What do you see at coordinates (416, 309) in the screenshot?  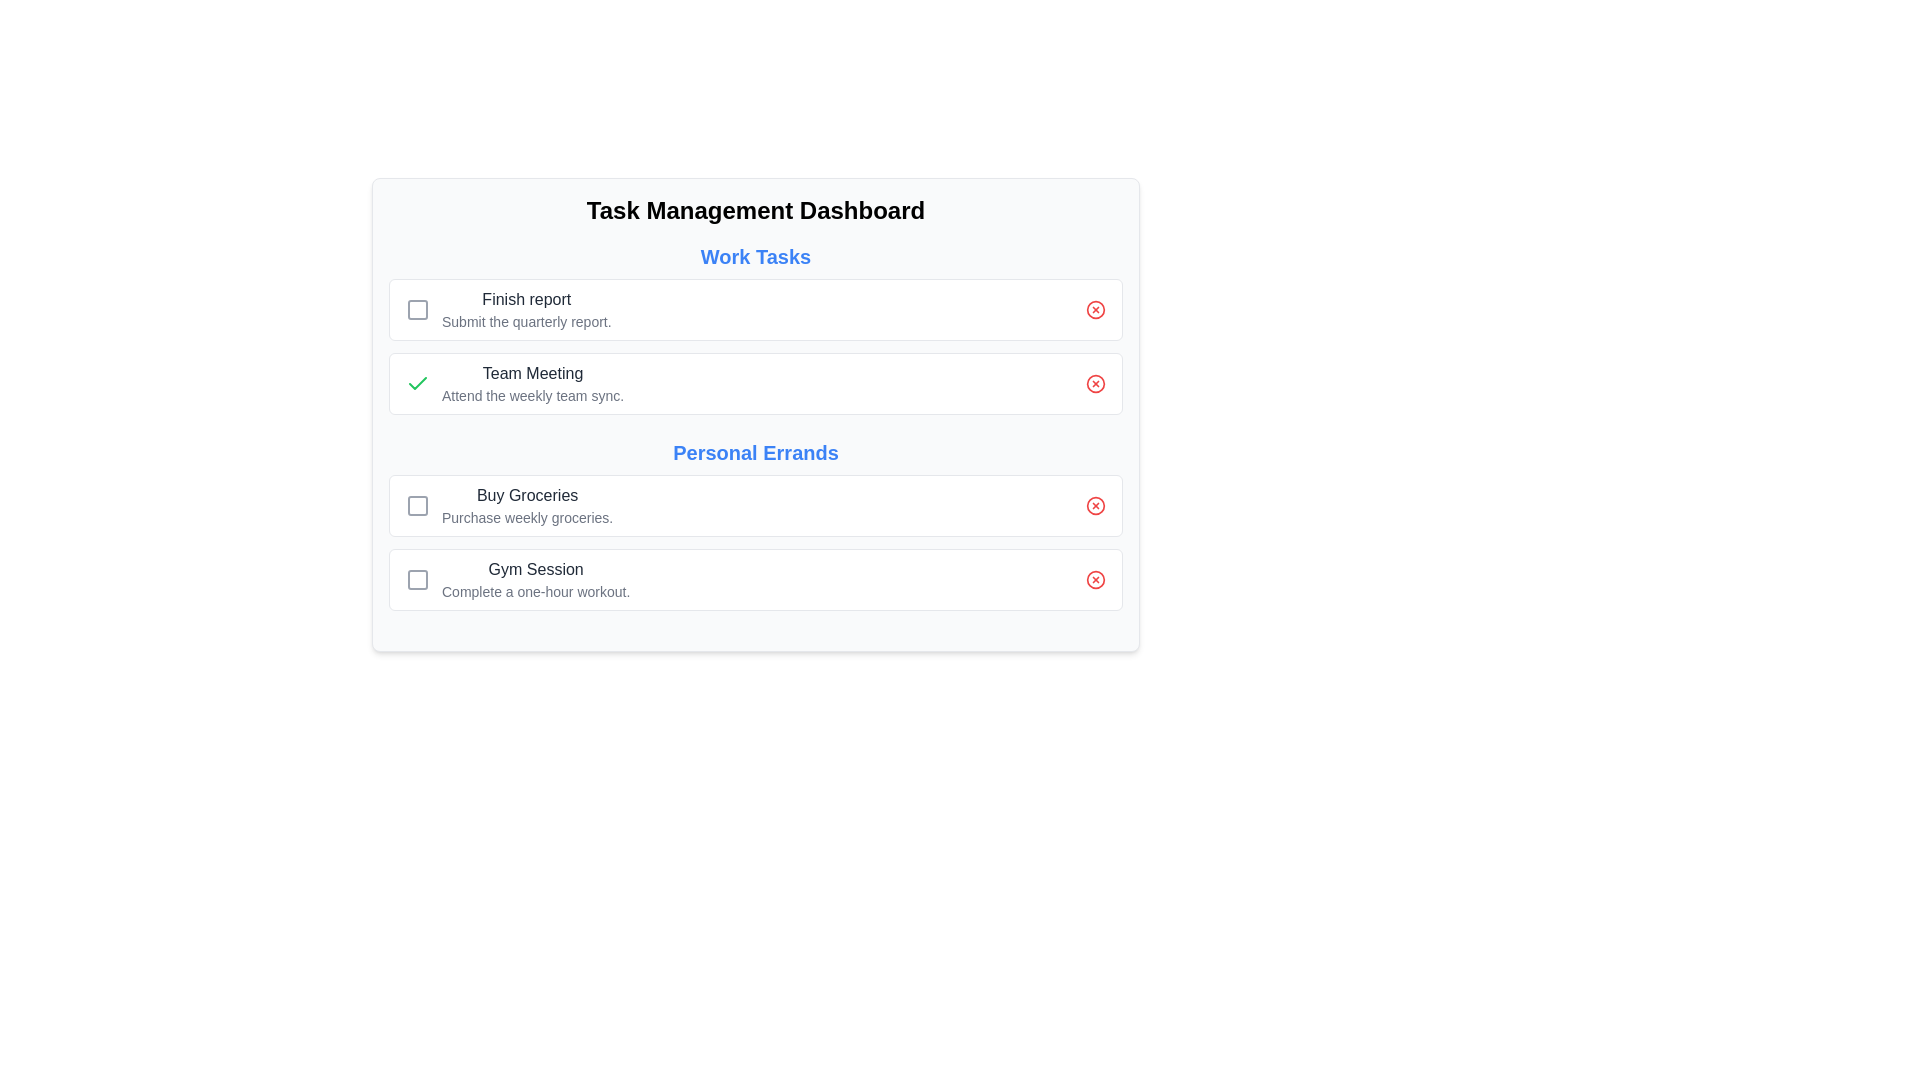 I see `the checkbox for the 'Finish report' task located` at bounding box center [416, 309].